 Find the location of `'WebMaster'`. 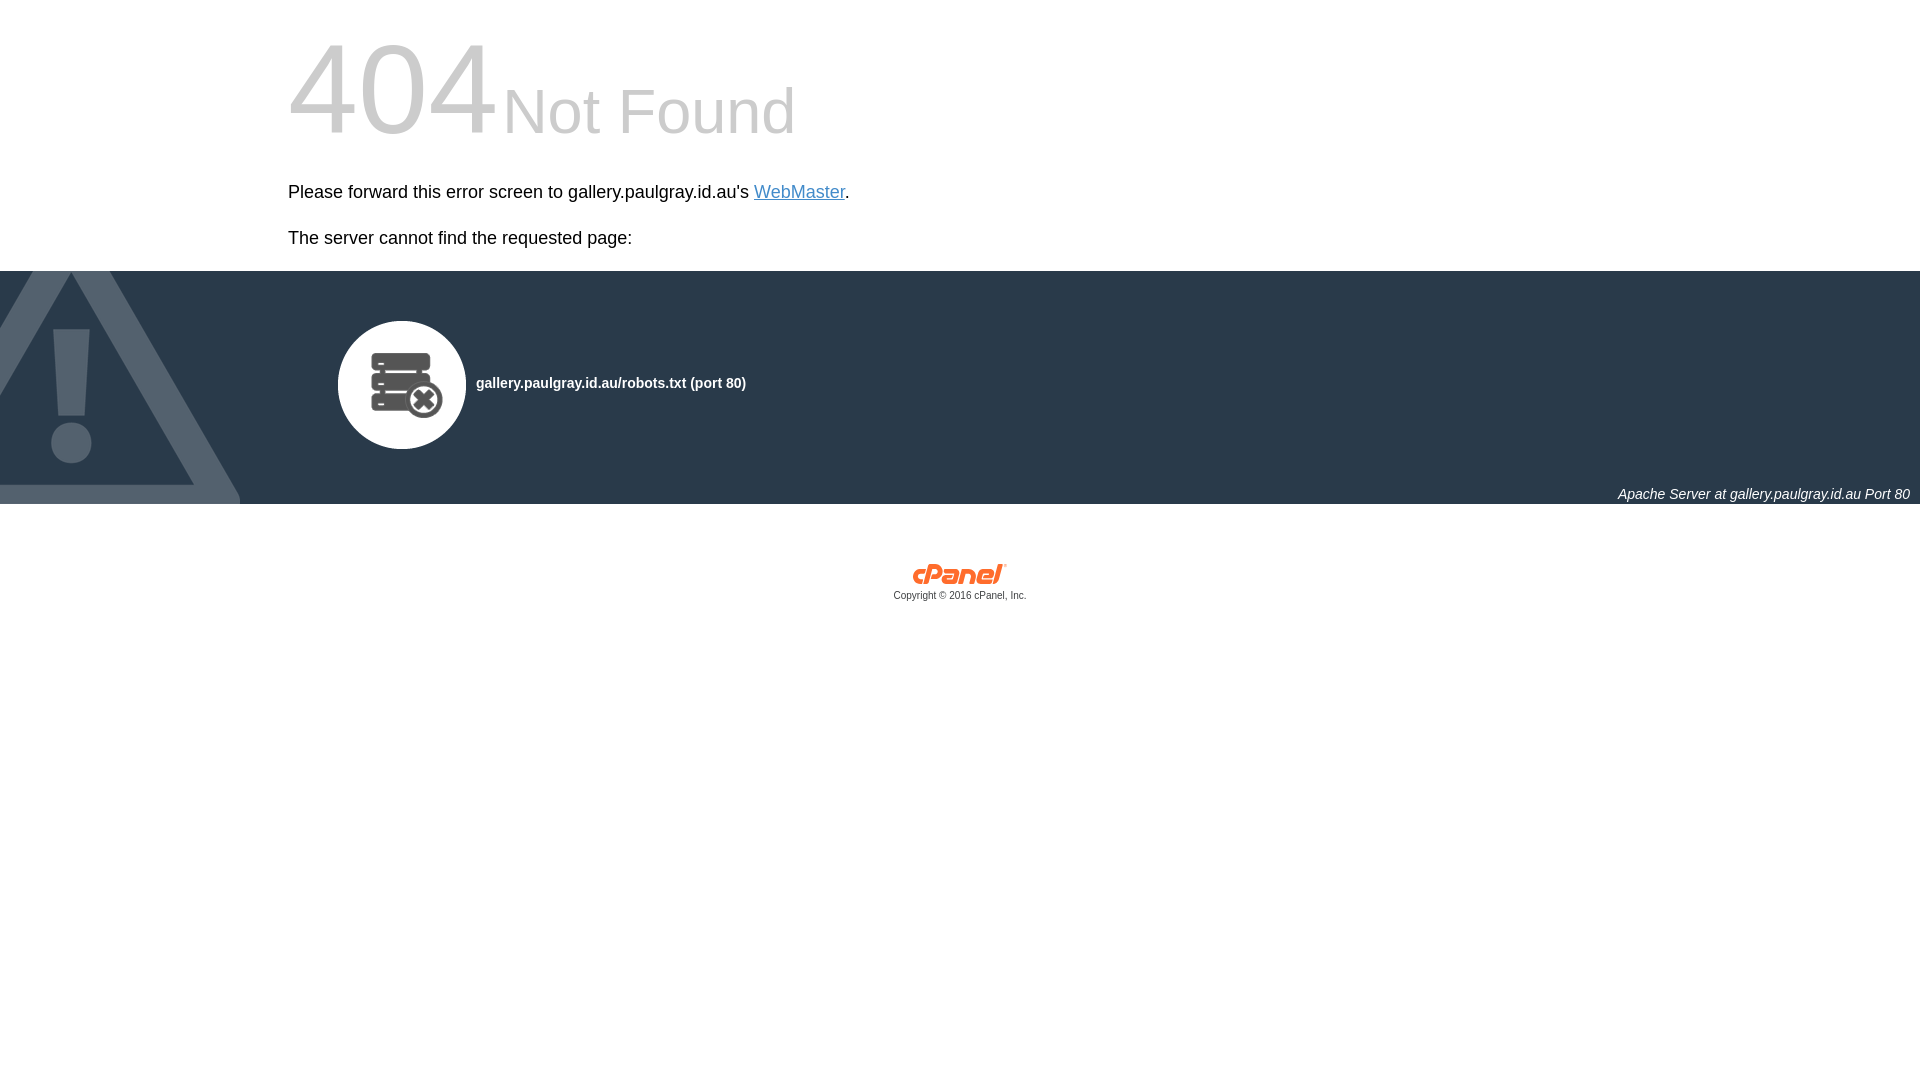

'WebMaster' is located at coordinates (798, 192).